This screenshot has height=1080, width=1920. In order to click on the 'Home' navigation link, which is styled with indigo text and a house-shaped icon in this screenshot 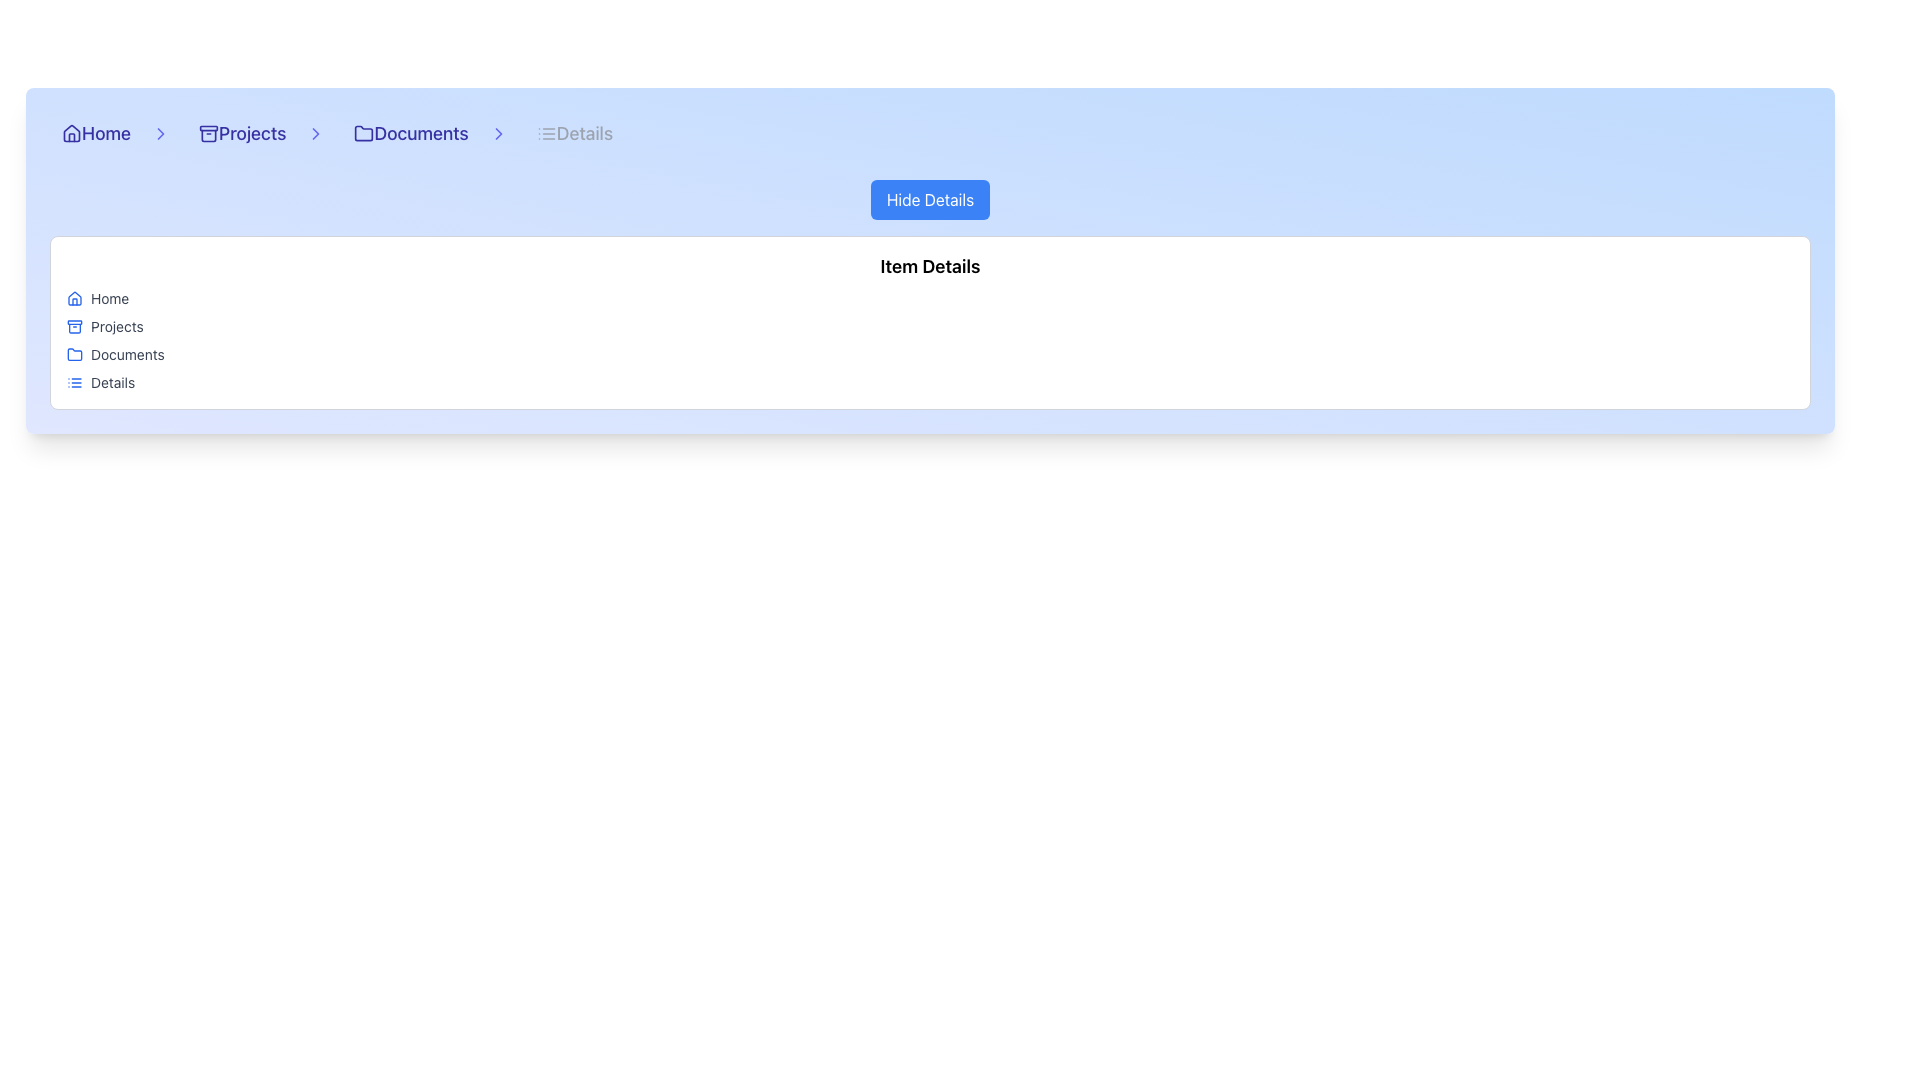, I will do `click(95, 134)`.